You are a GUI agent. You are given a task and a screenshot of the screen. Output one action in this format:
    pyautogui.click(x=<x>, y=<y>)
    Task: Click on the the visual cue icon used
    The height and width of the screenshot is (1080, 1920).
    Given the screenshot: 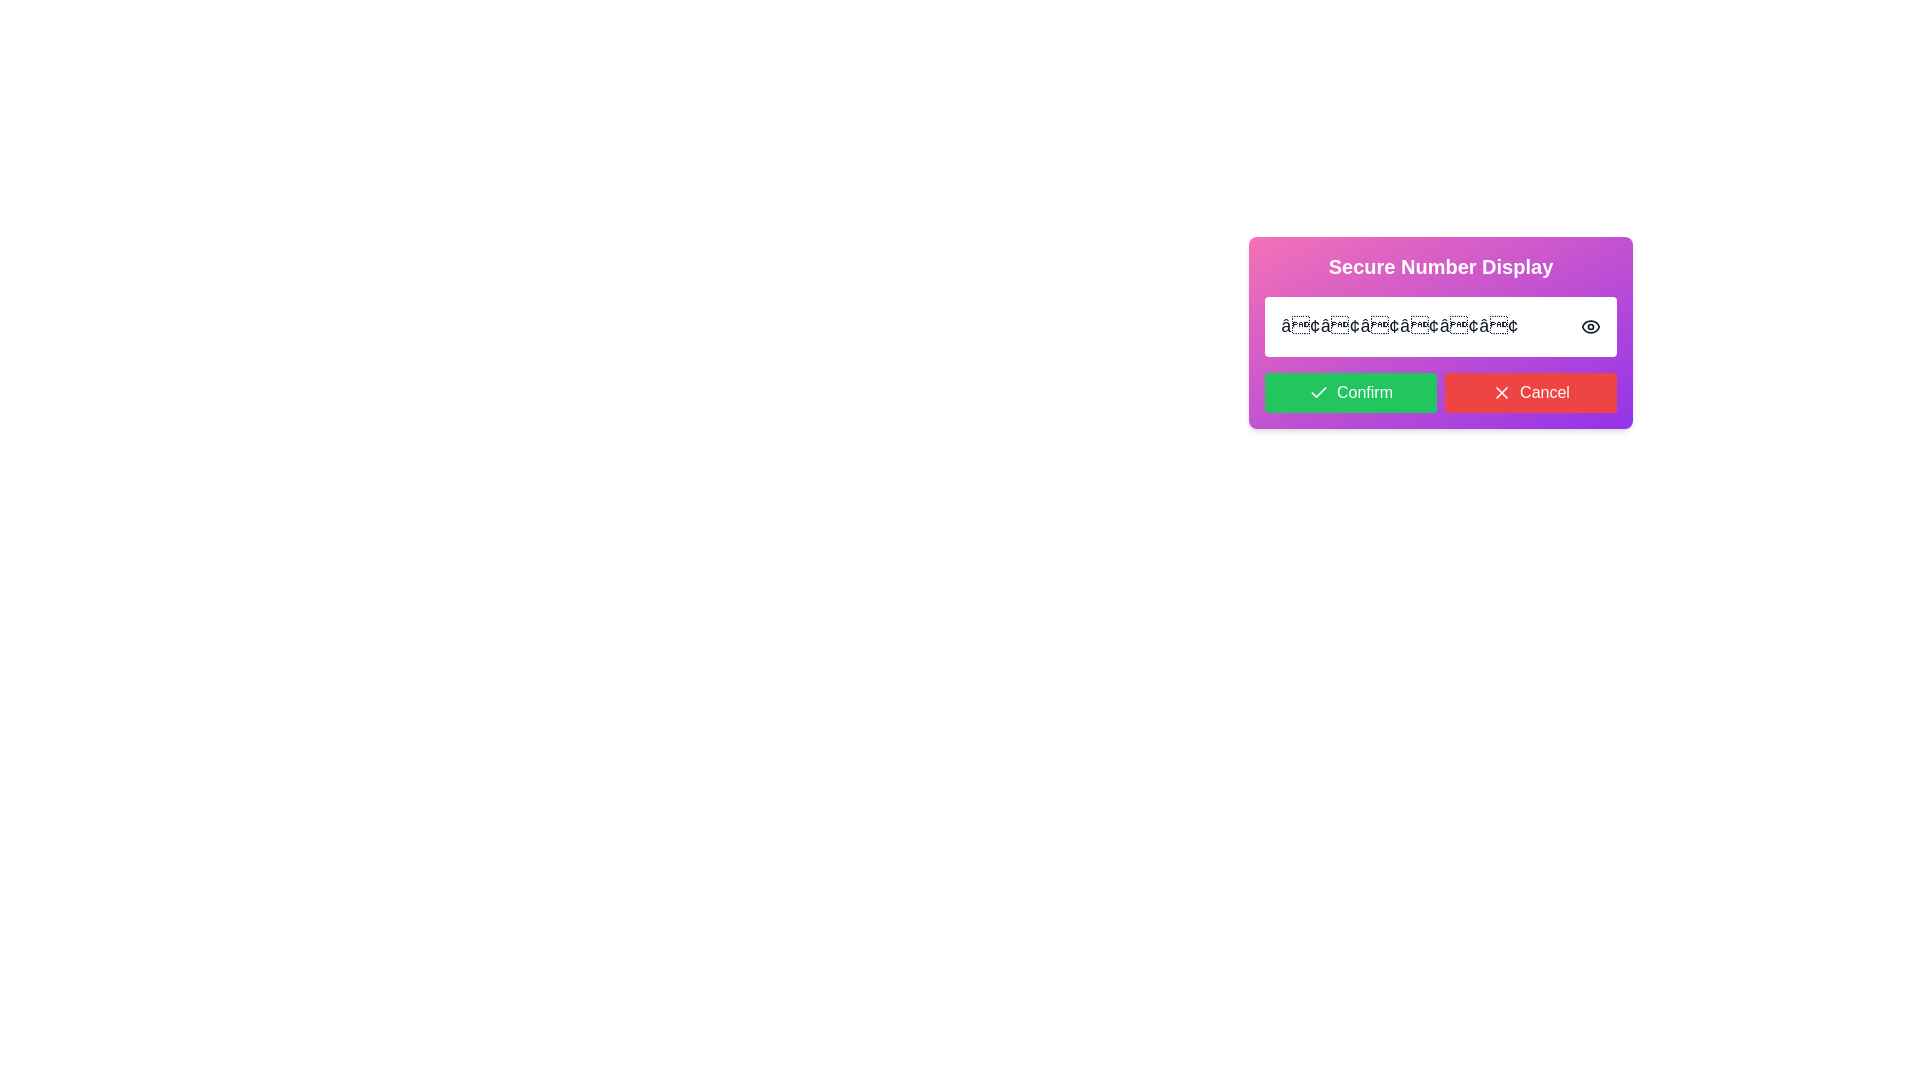 What is the action you would take?
    pyautogui.click(x=1589, y=326)
    